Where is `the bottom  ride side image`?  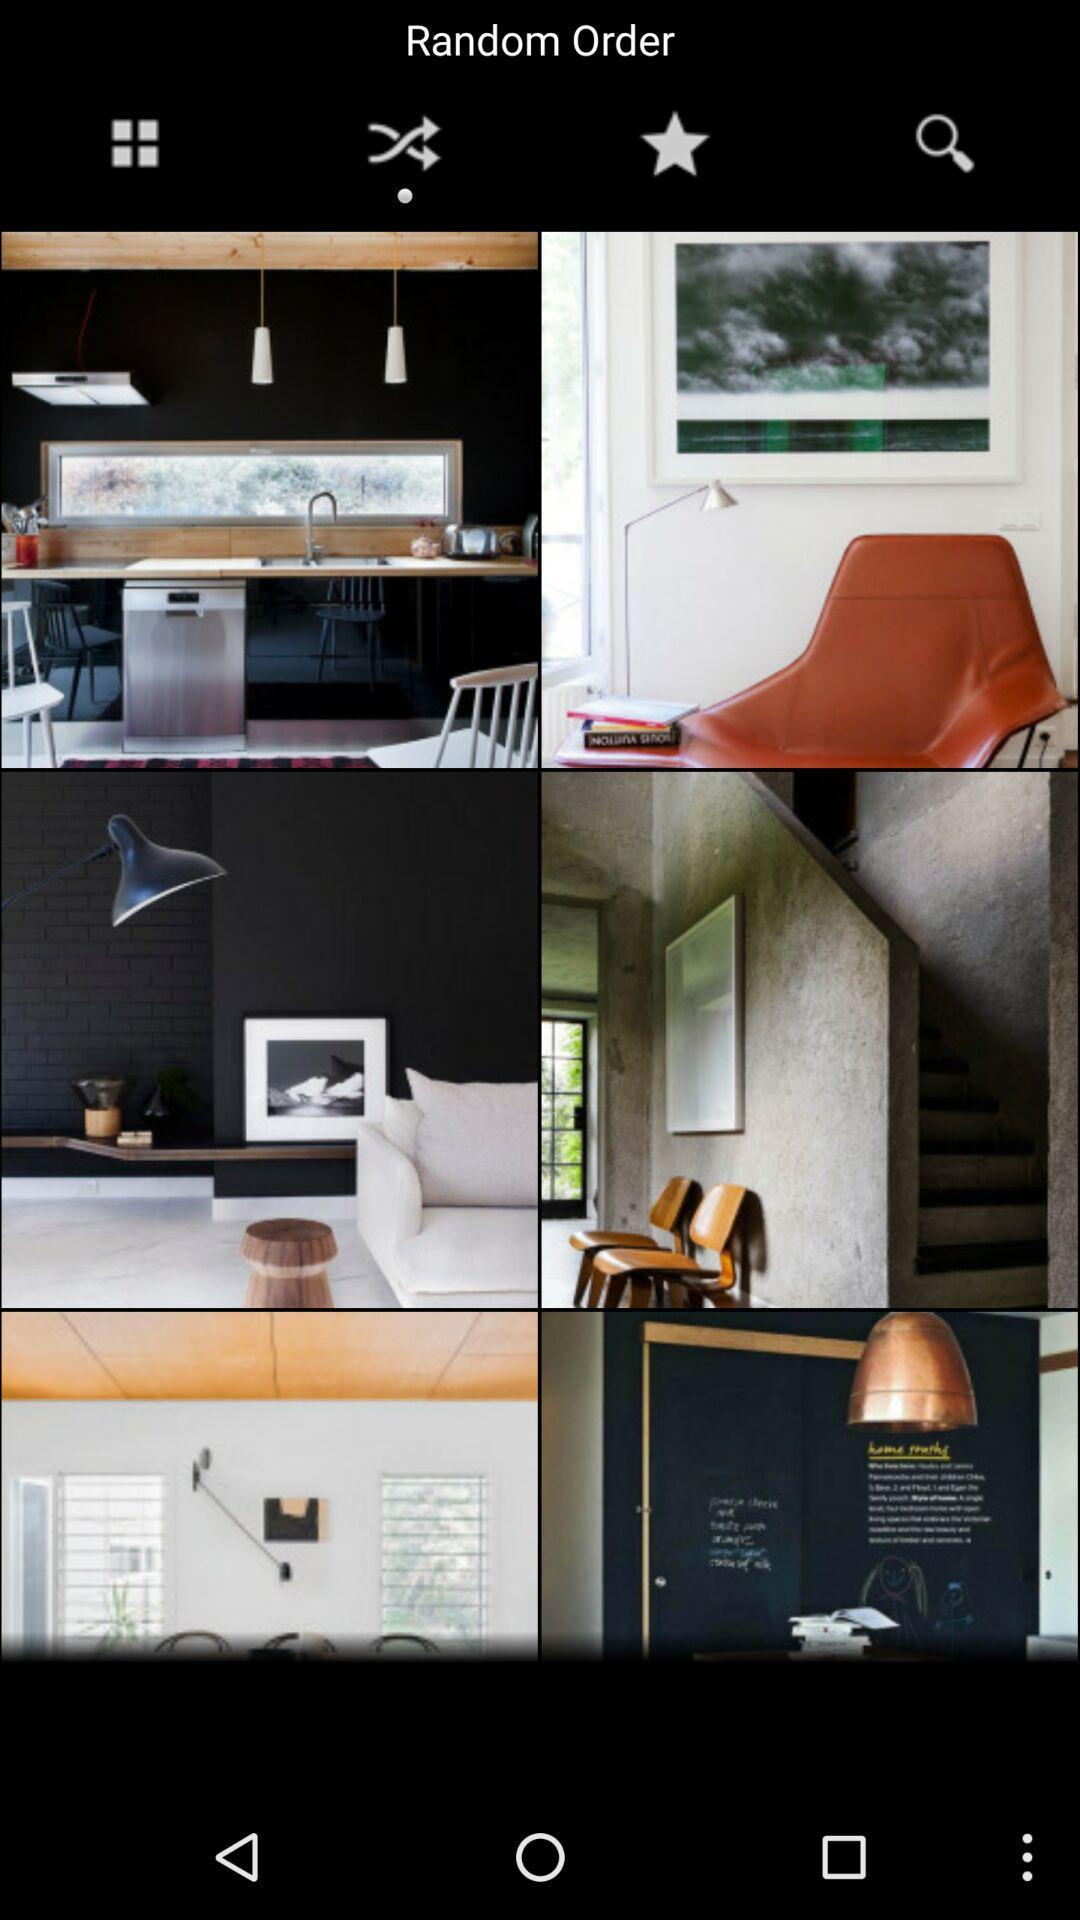 the bottom  ride side image is located at coordinates (810, 1487).